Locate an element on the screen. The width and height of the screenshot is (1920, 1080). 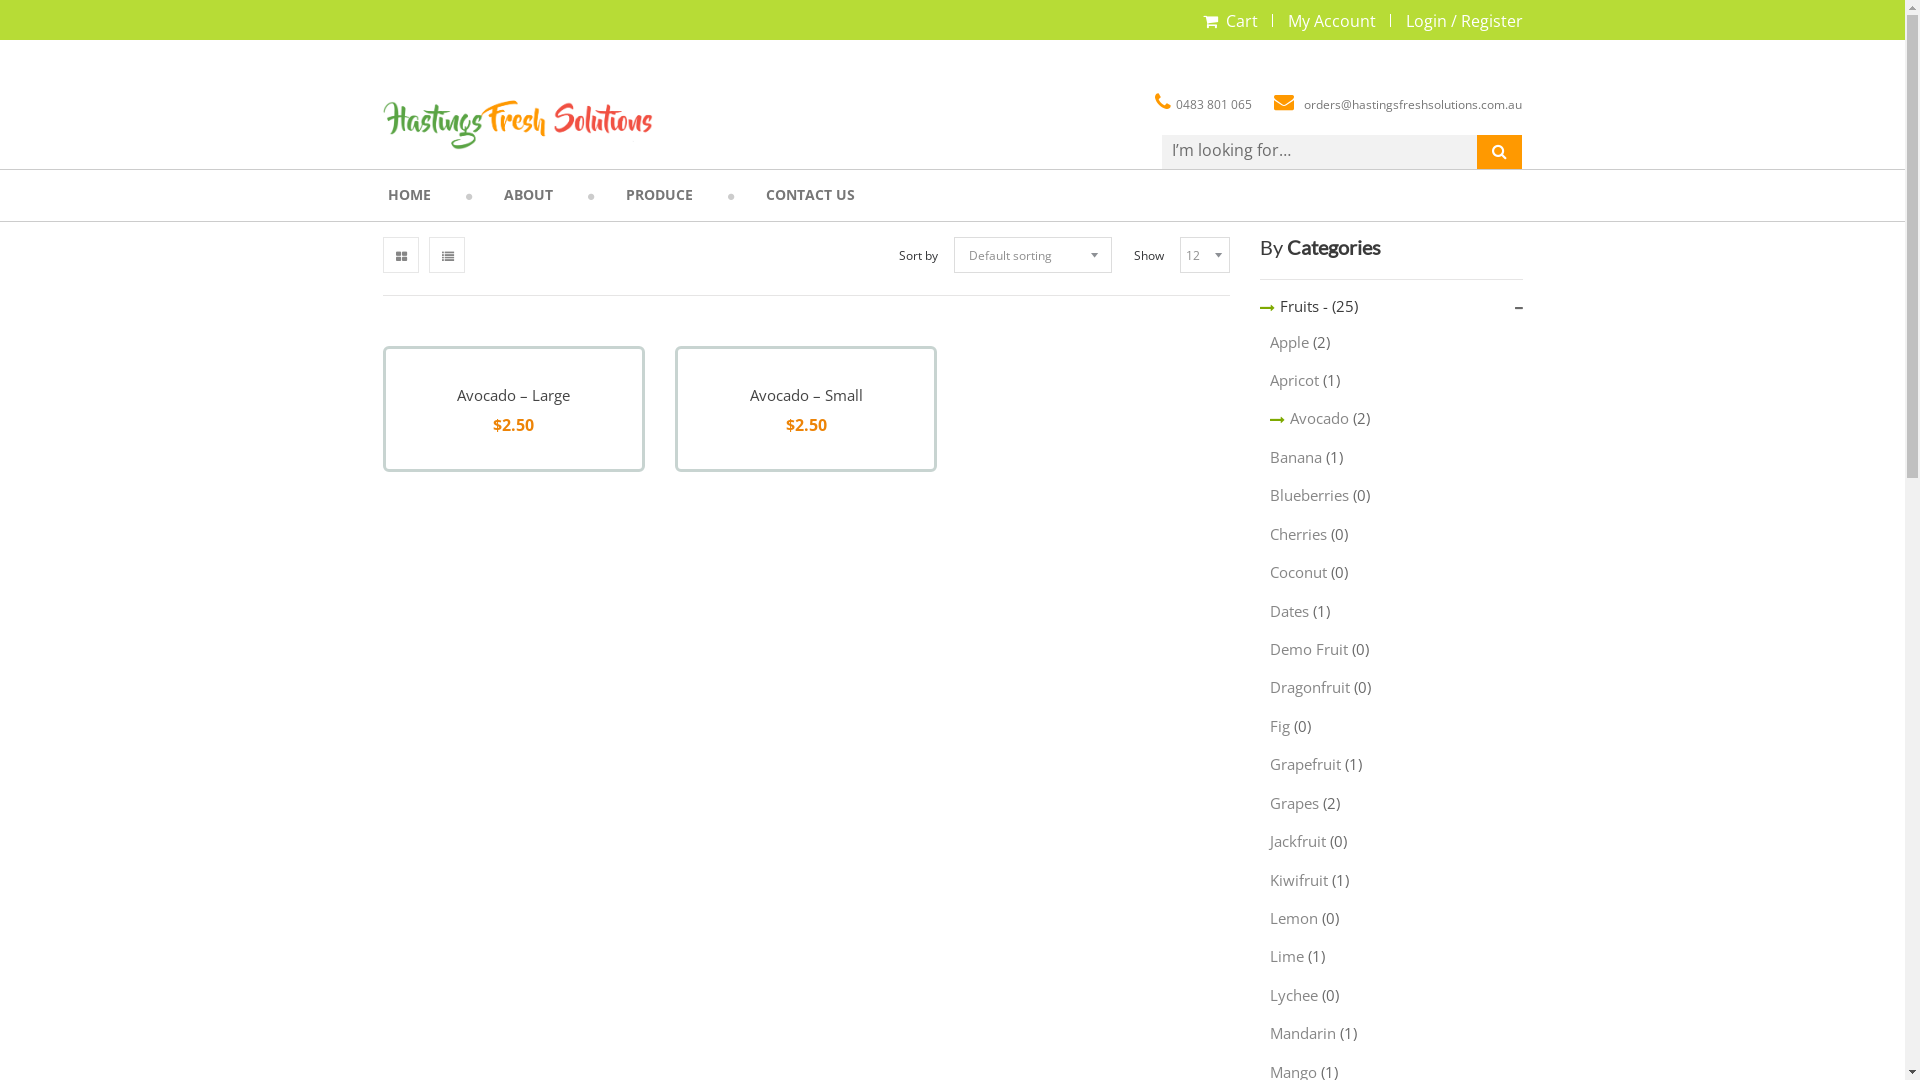
'Fruits -' is located at coordinates (1294, 305).